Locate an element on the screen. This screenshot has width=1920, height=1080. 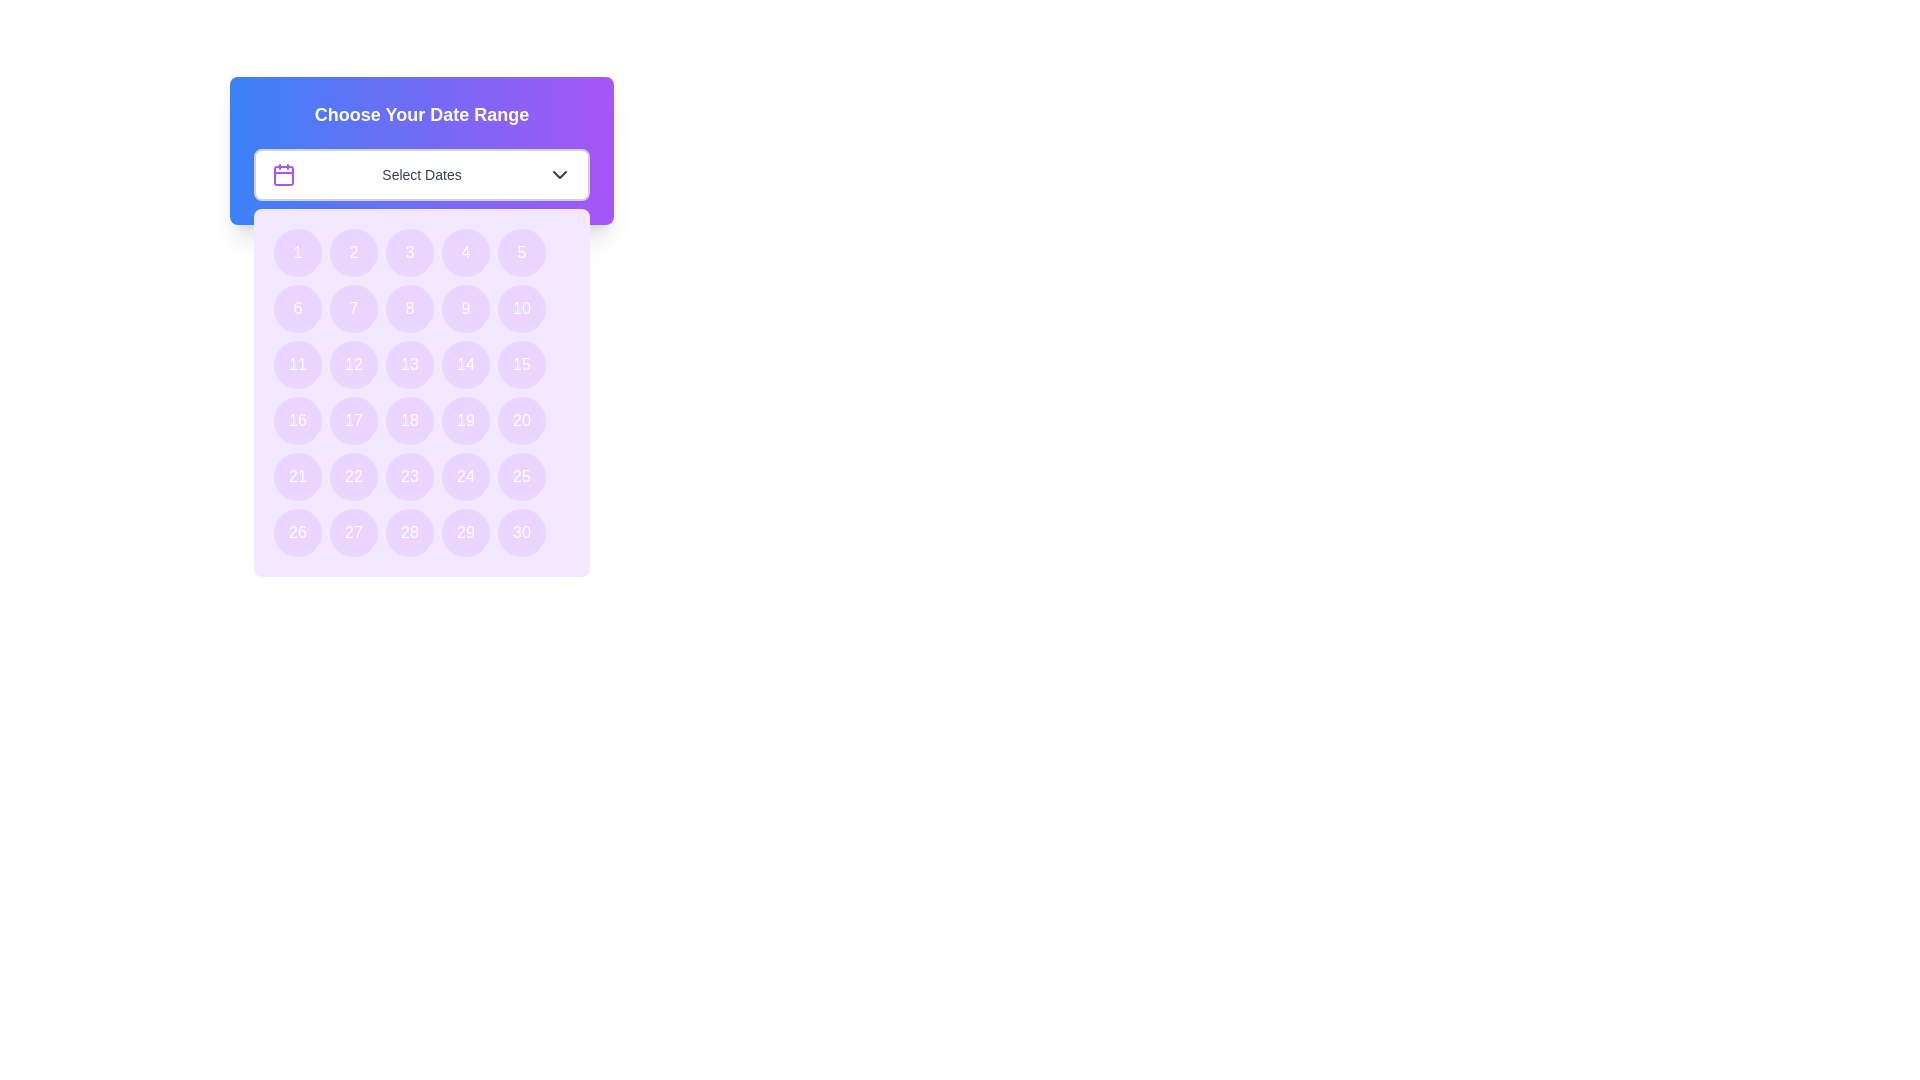
the button labeled '10' in the date selector popup is located at coordinates (522, 308).